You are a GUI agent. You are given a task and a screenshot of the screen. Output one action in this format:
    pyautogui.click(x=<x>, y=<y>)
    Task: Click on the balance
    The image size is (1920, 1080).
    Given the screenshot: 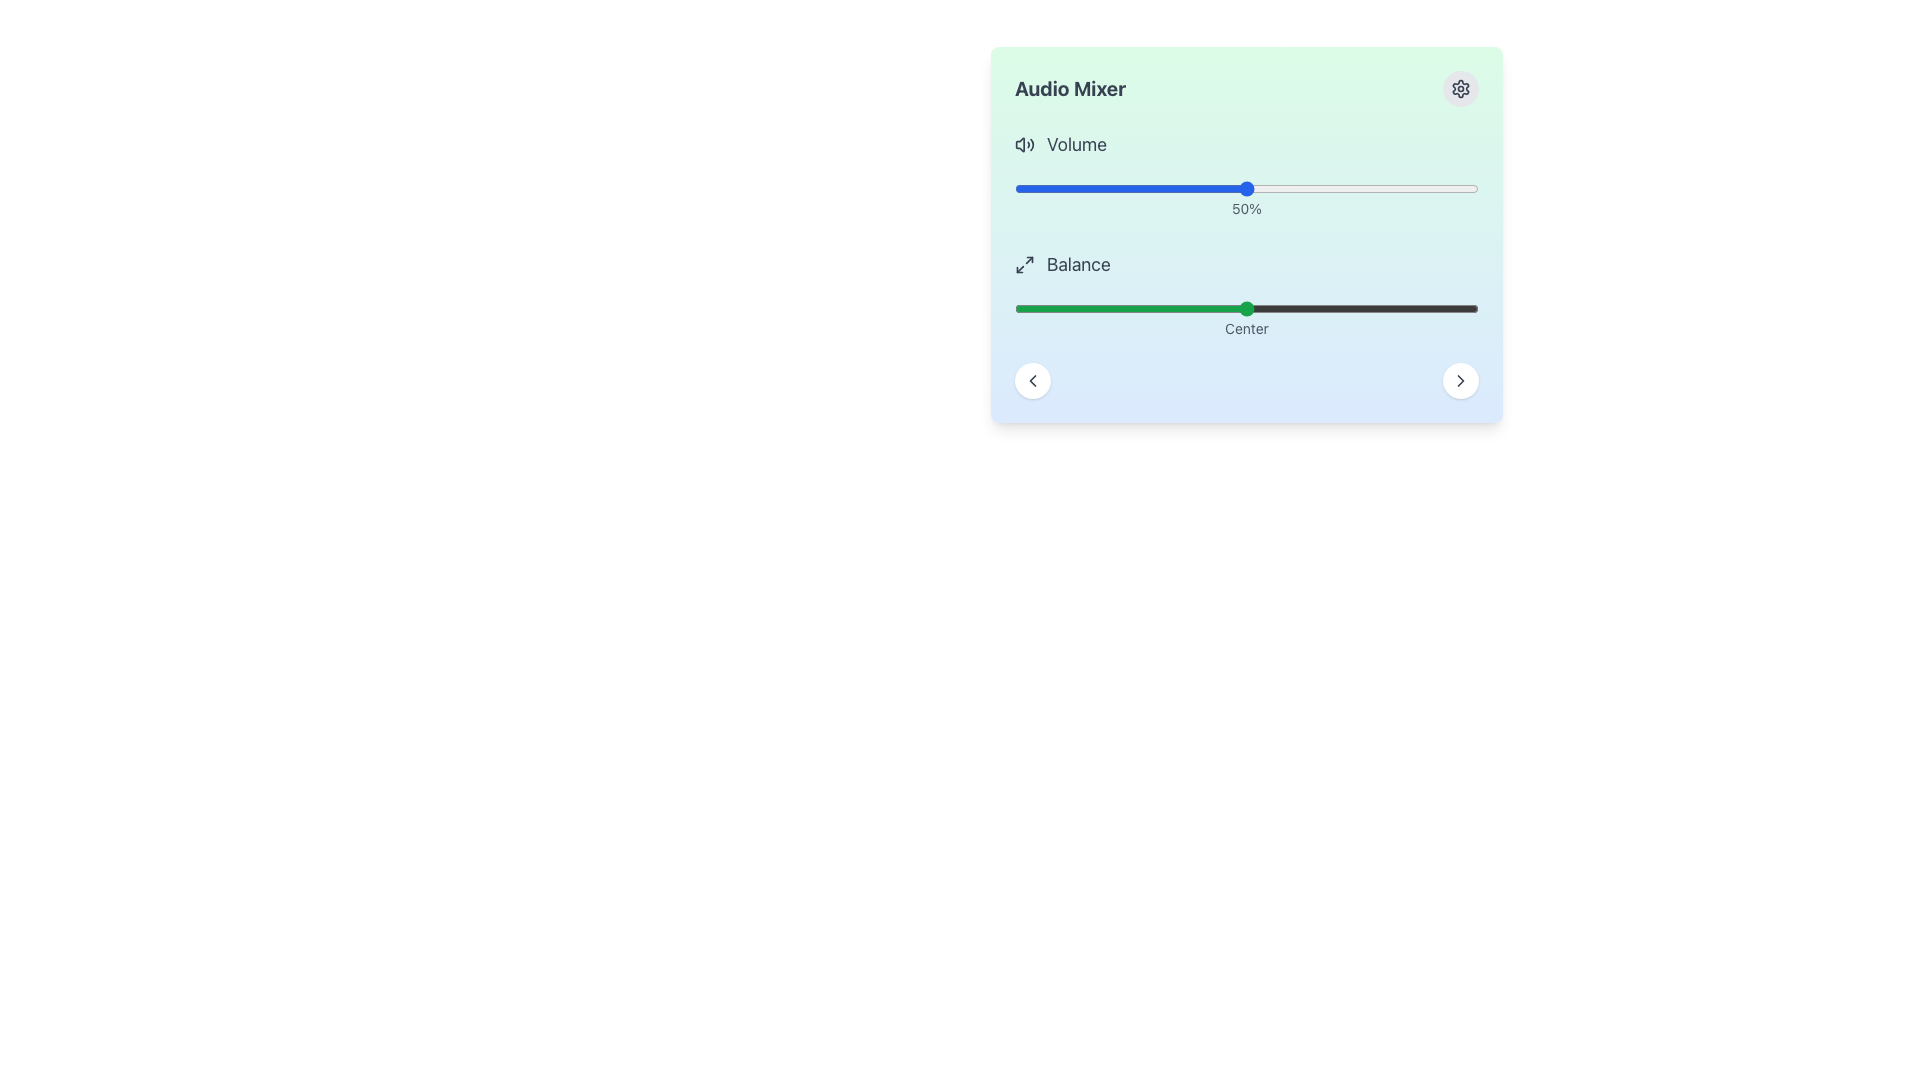 What is the action you would take?
    pyautogui.click(x=1232, y=308)
    